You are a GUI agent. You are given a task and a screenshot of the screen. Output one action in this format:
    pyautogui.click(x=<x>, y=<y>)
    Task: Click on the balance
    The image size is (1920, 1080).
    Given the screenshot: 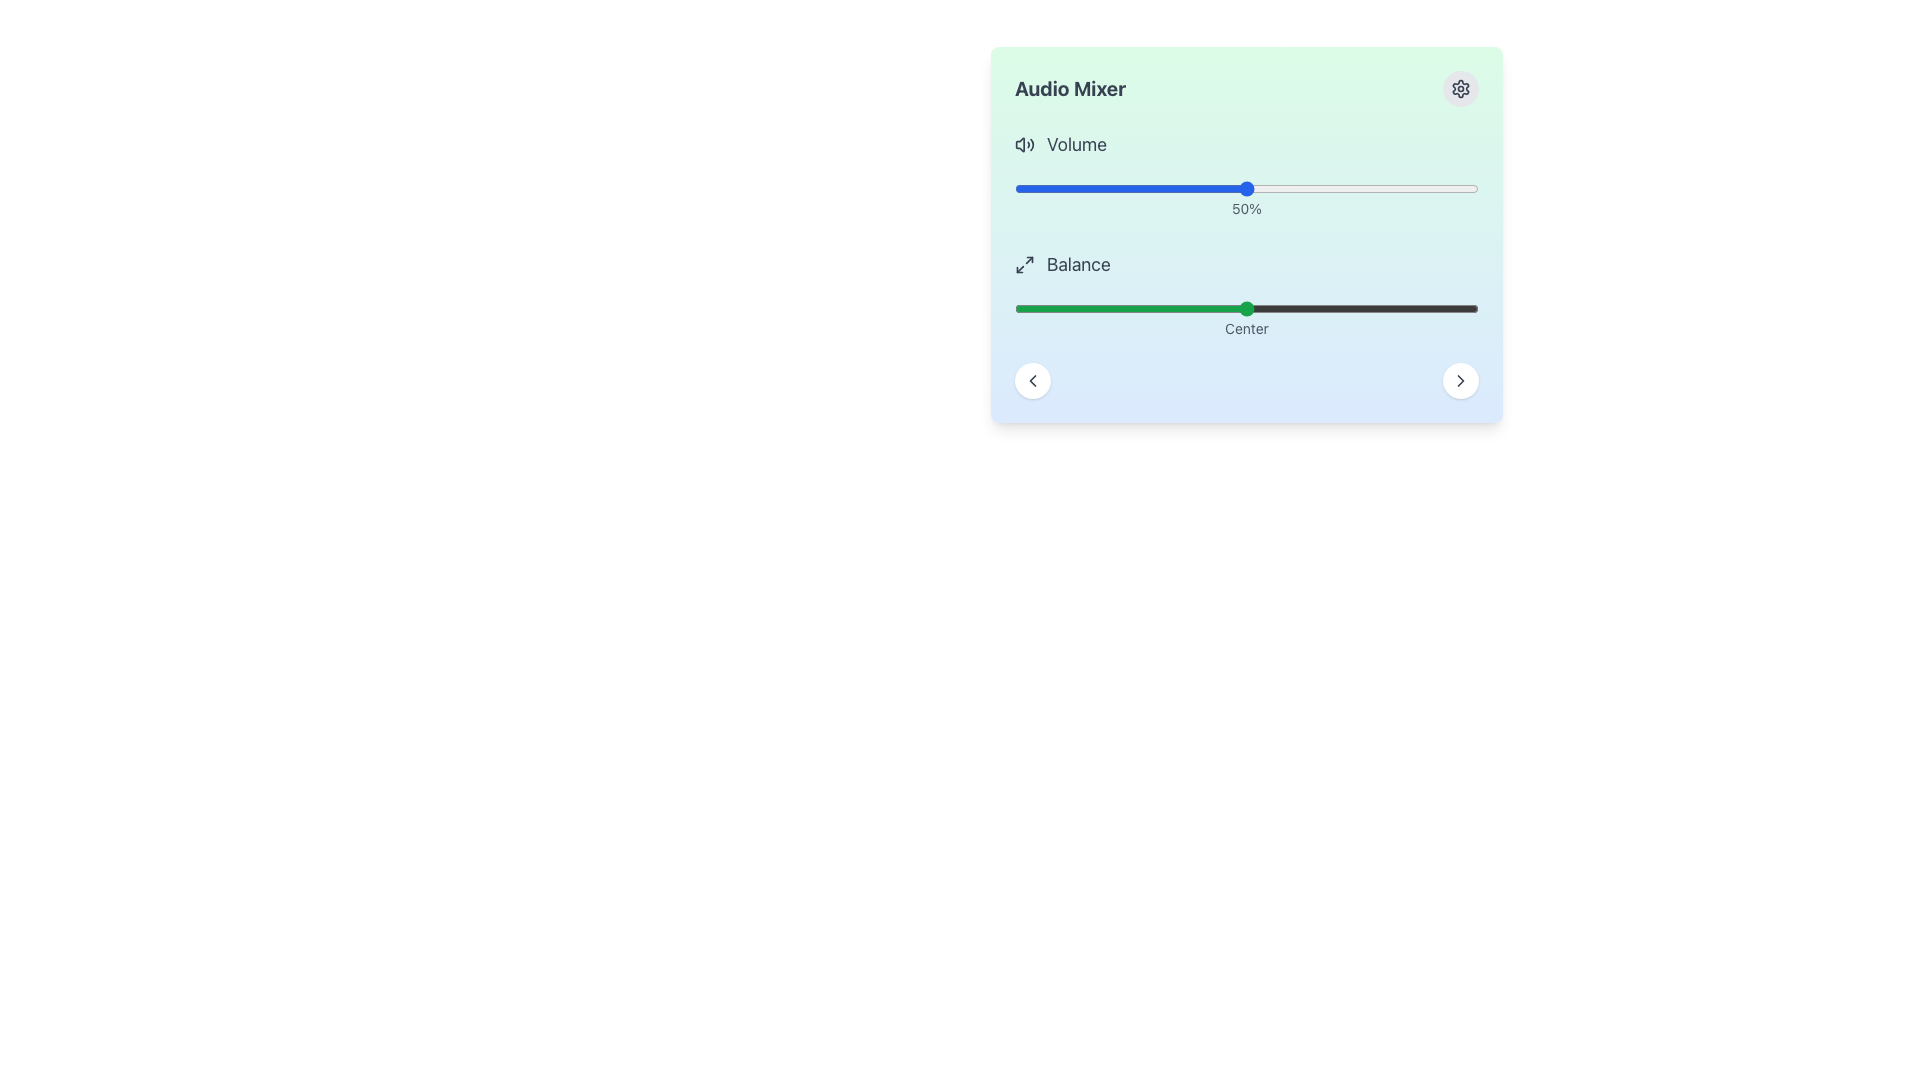 What is the action you would take?
    pyautogui.click(x=1232, y=308)
    